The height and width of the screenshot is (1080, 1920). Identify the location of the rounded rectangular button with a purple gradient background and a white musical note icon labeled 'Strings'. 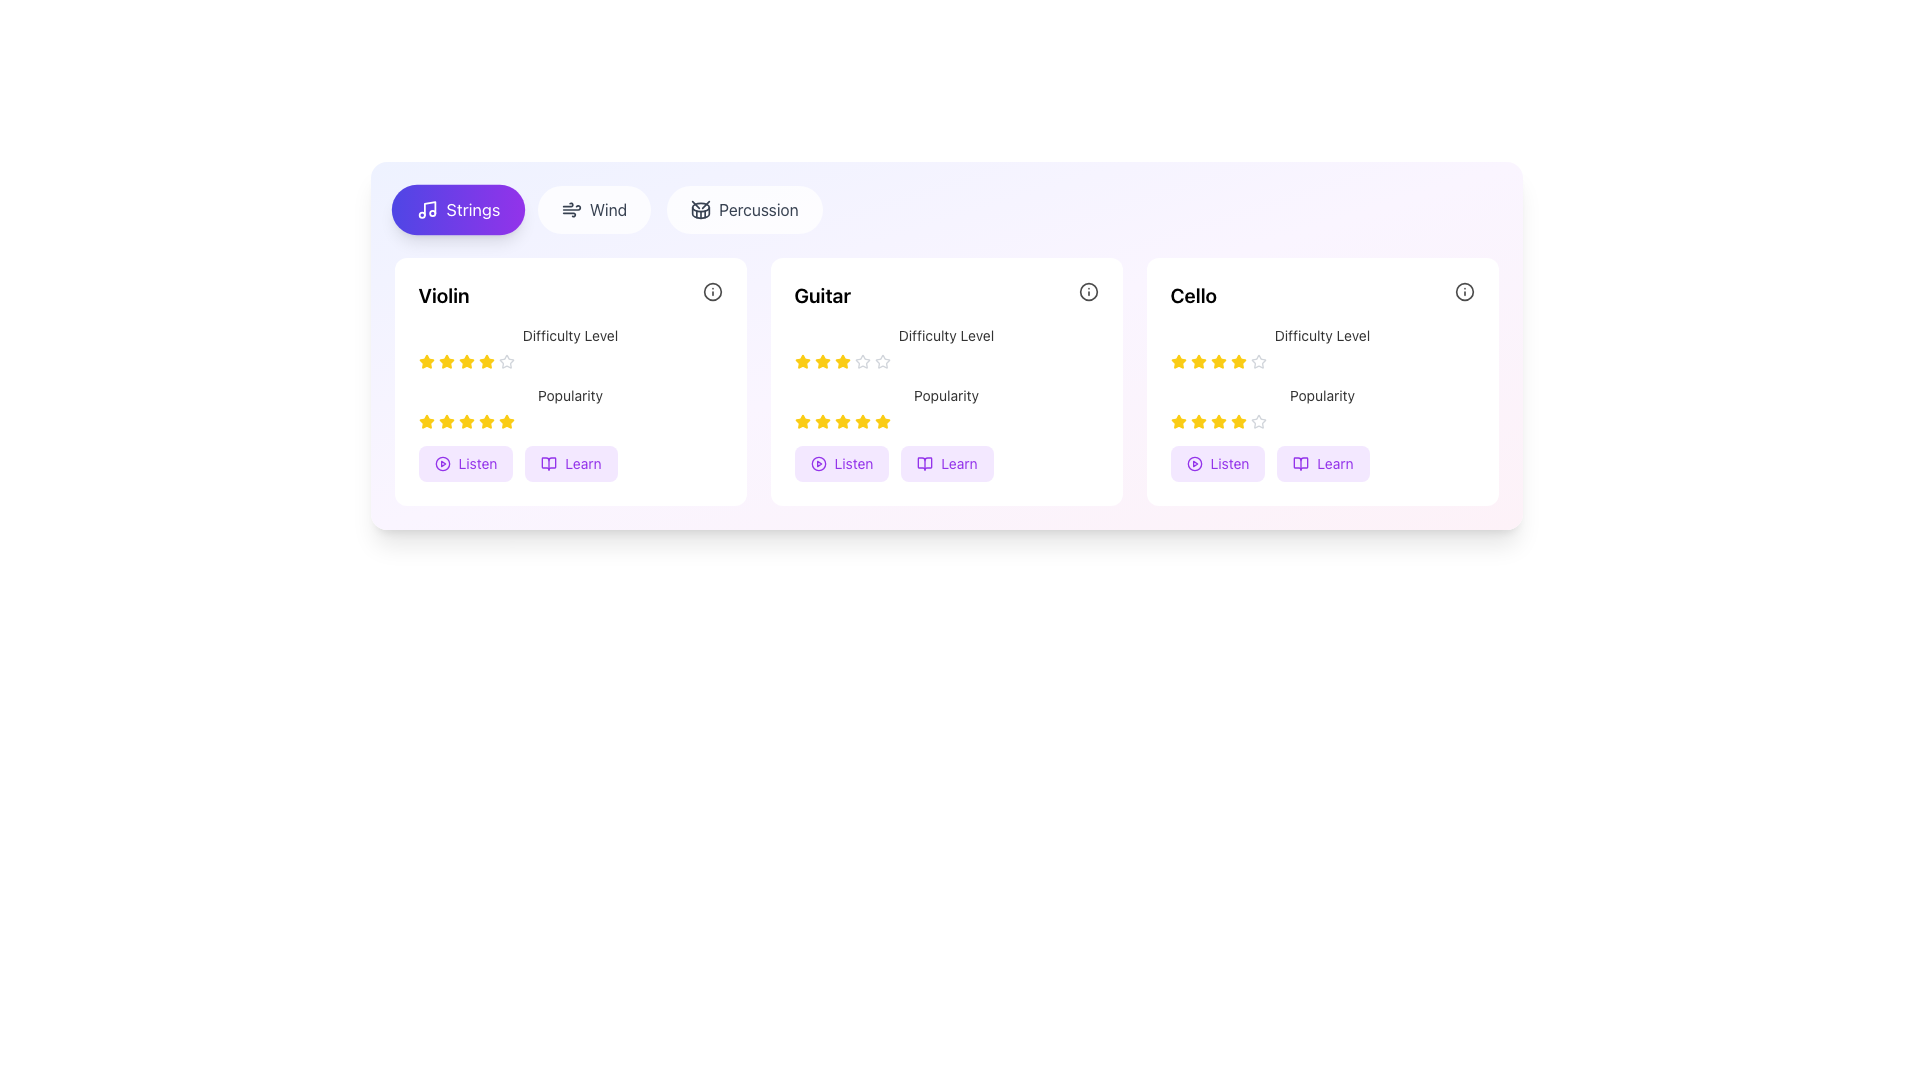
(456, 209).